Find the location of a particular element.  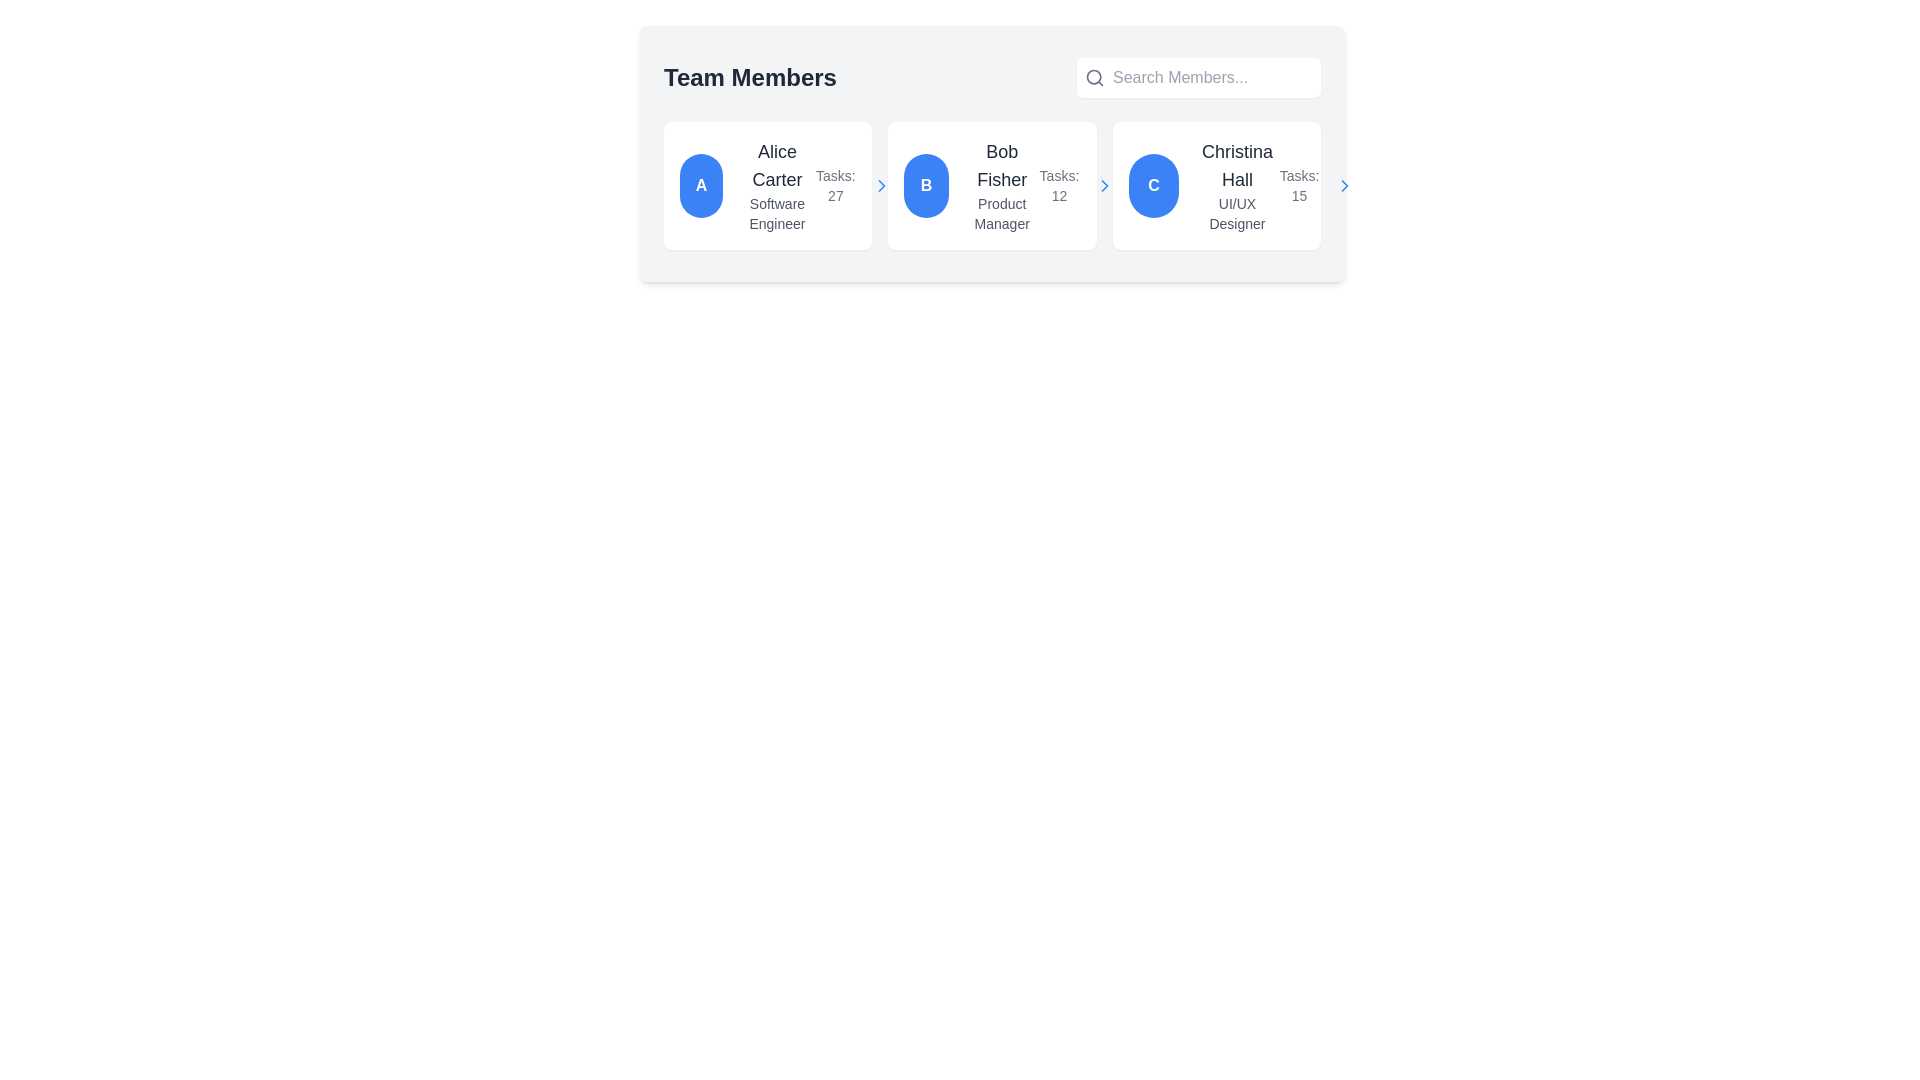

the right-facing chevron-shaped arrow button next to 'Tasks: 27' to observe styling changes is located at coordinates (880, 185).